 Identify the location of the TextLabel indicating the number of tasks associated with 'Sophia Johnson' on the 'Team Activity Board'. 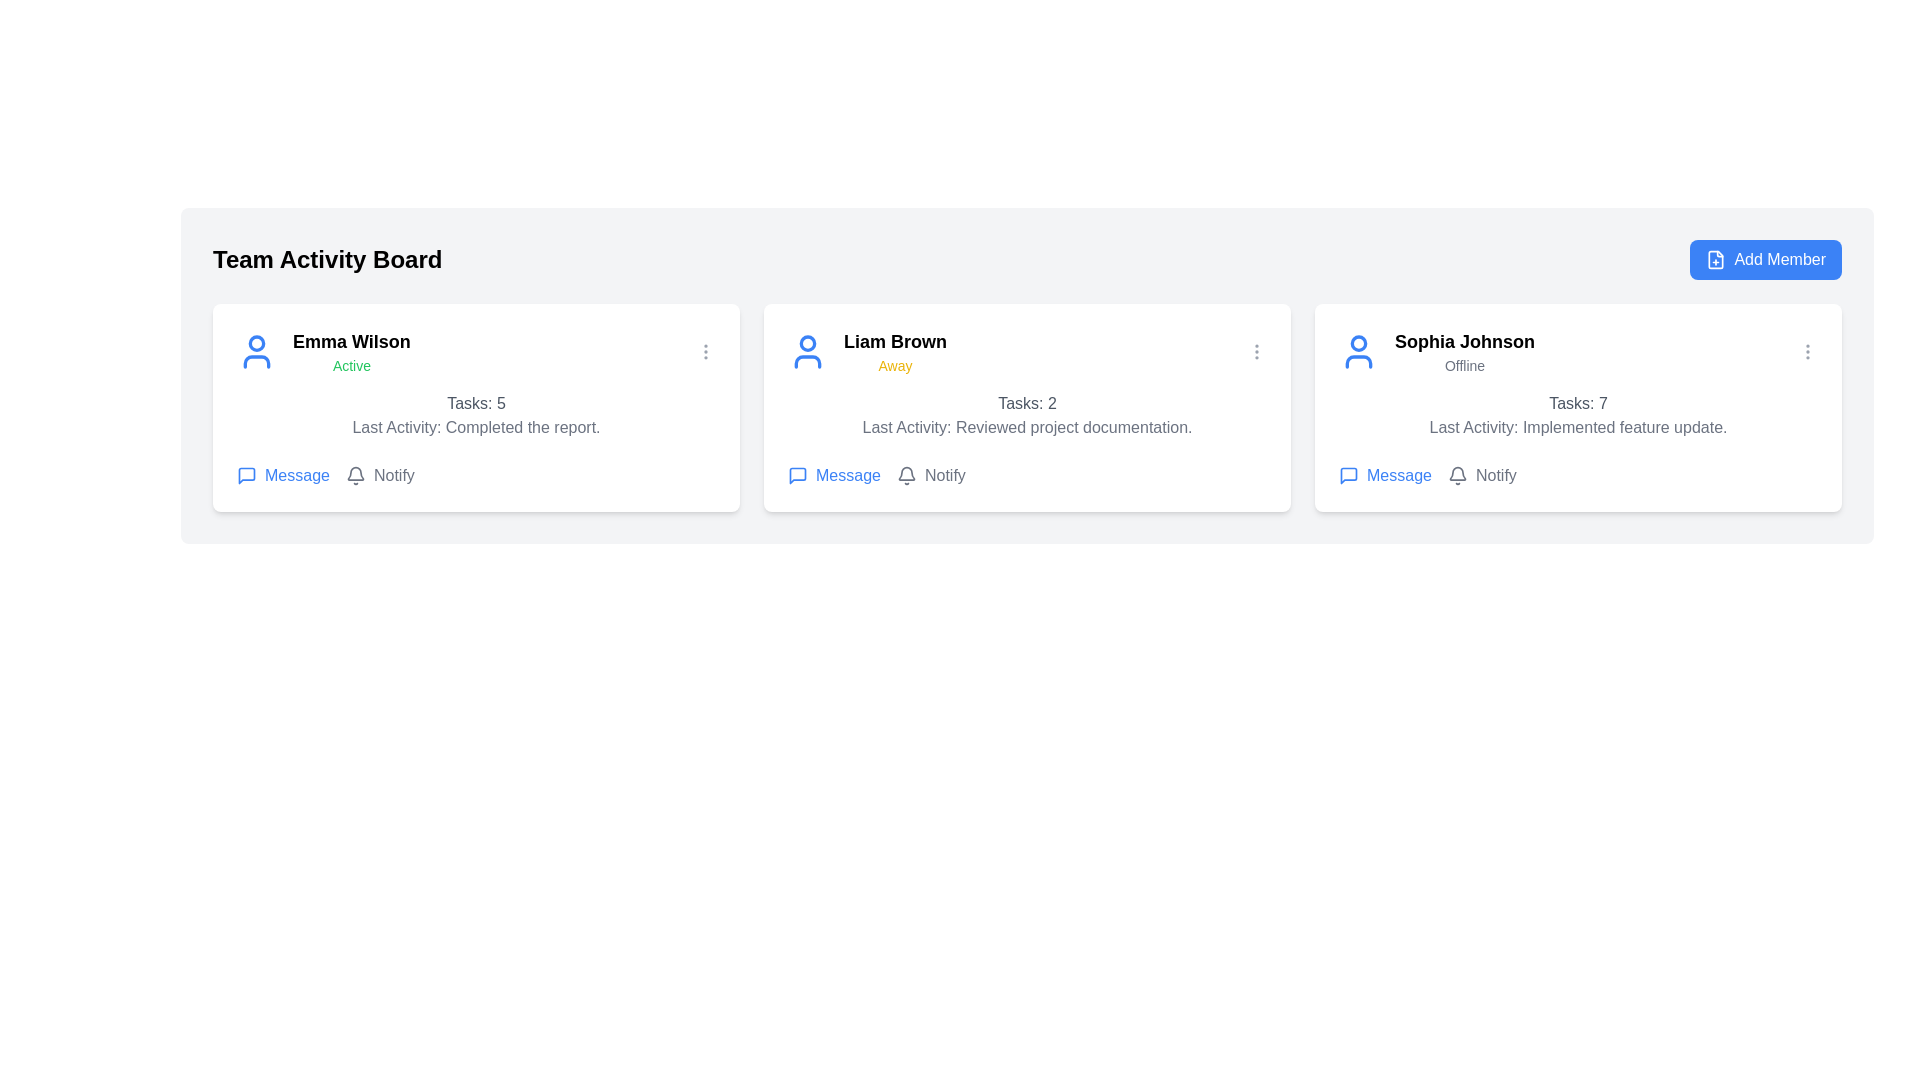
(1577, 404).